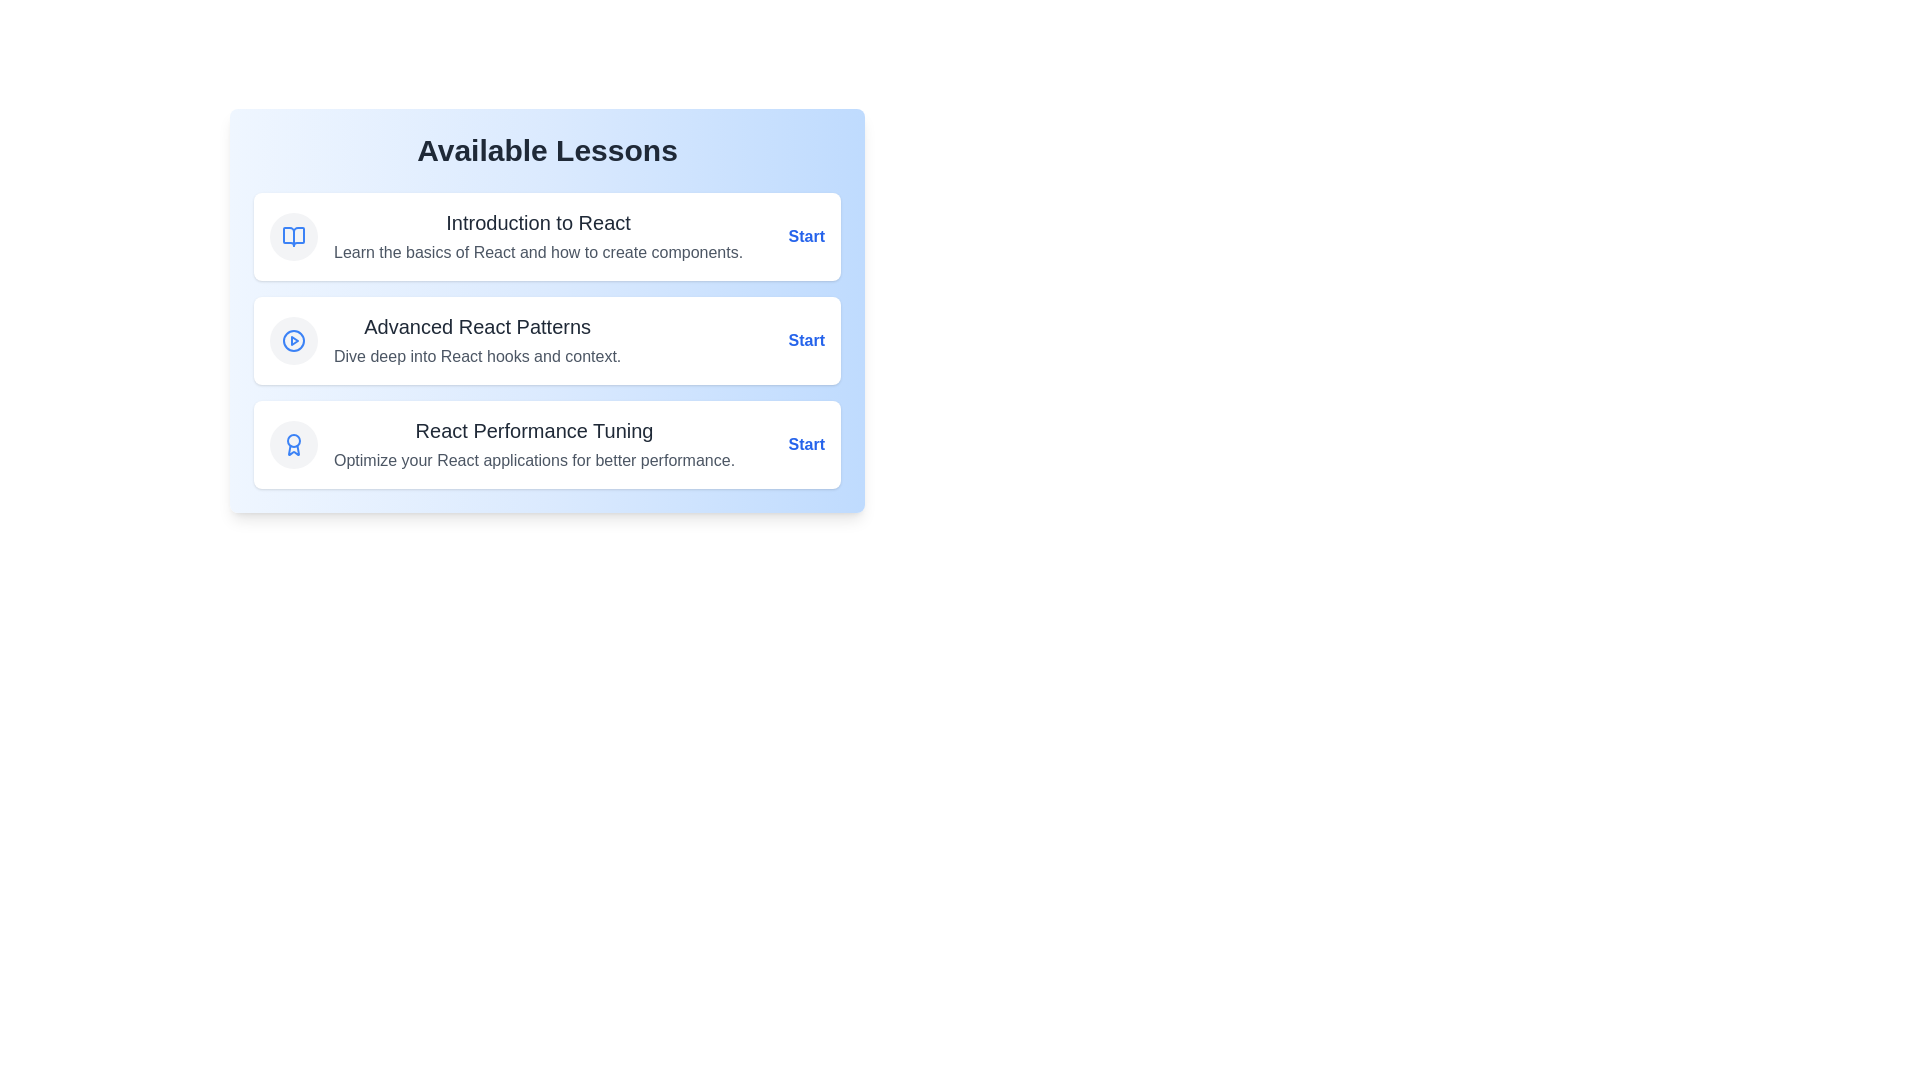 This screenshot has height=1080, width=1920. What do you see at coordinates (547, 235) in the screenshot?
I see `the lesson card for 'Introduction to React' to observe the scaling effect` at bounding box center [547, 235].